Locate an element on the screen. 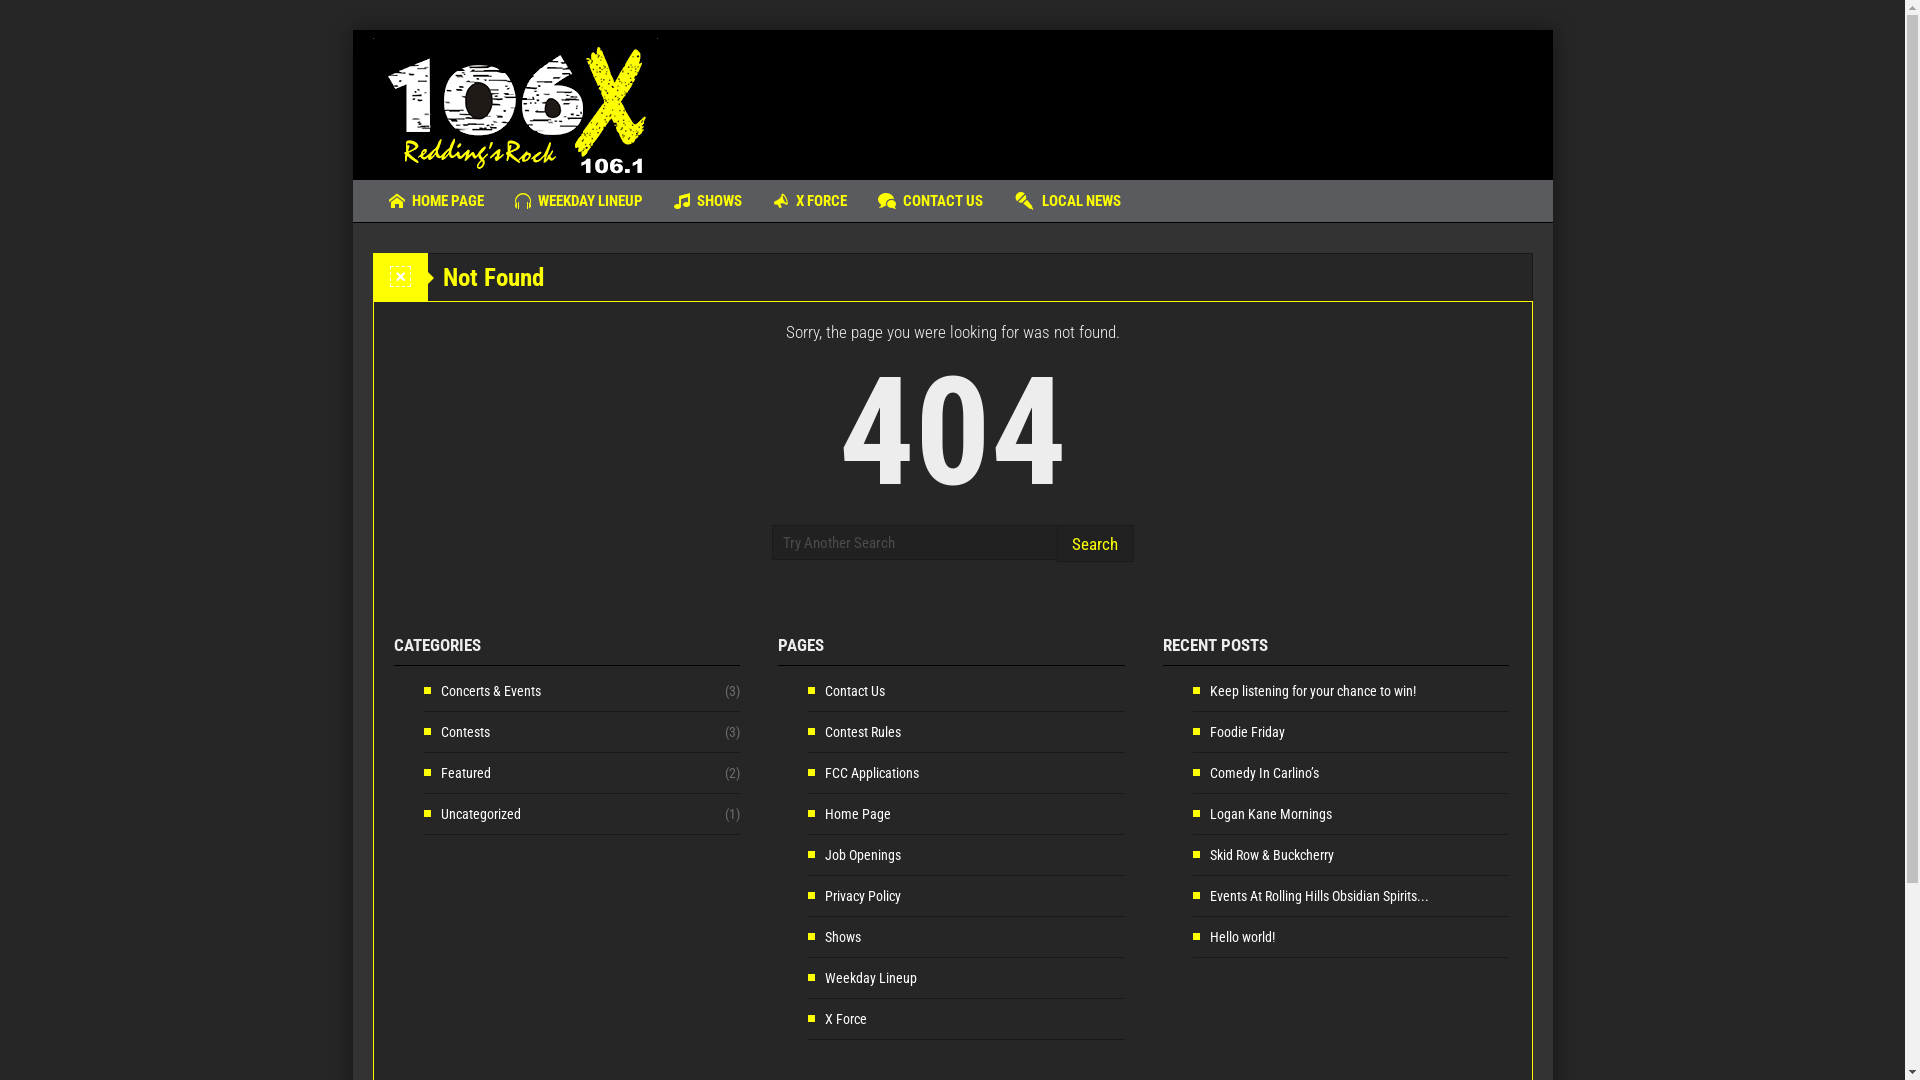 The width and height of the screenshot is (1920, 1080). 'FCC Applications' is located at coordinates (863, 771).